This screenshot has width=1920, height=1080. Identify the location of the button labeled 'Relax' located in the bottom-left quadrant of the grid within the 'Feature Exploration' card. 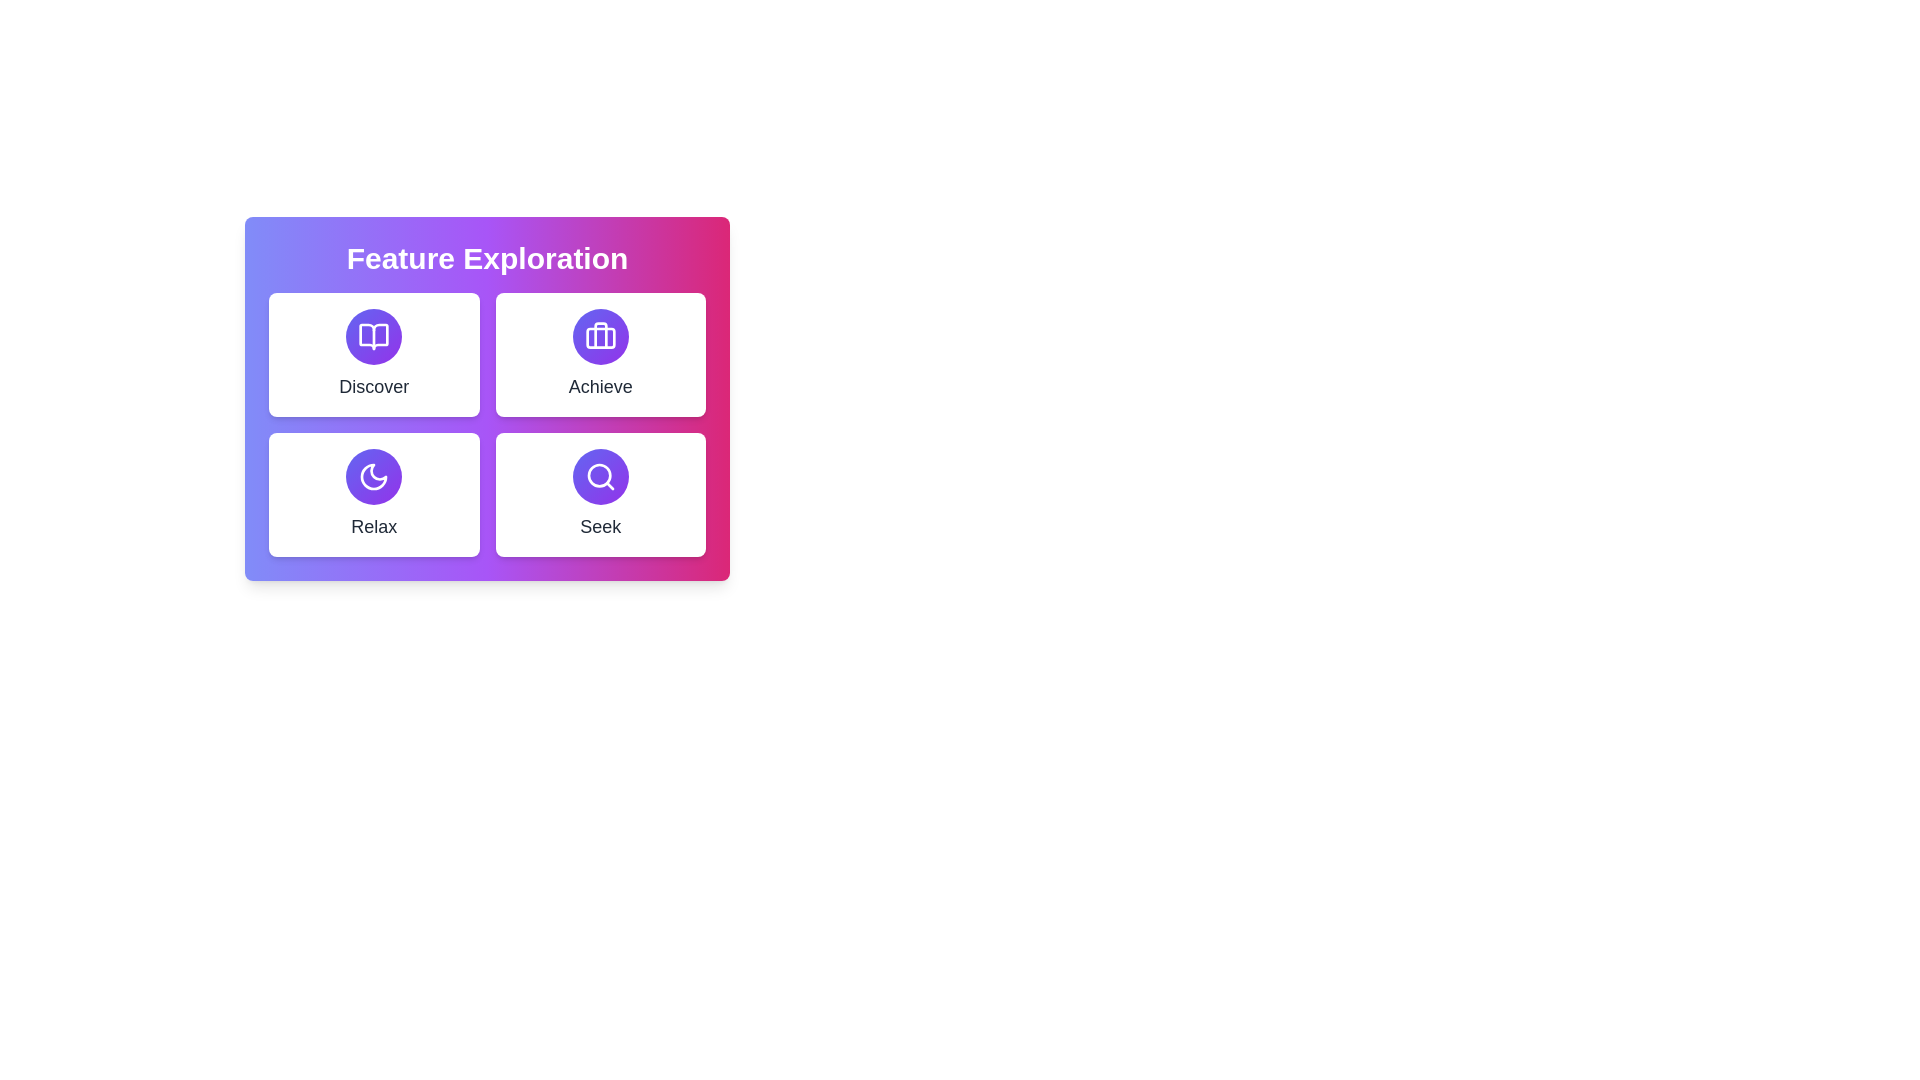
(374, 477).